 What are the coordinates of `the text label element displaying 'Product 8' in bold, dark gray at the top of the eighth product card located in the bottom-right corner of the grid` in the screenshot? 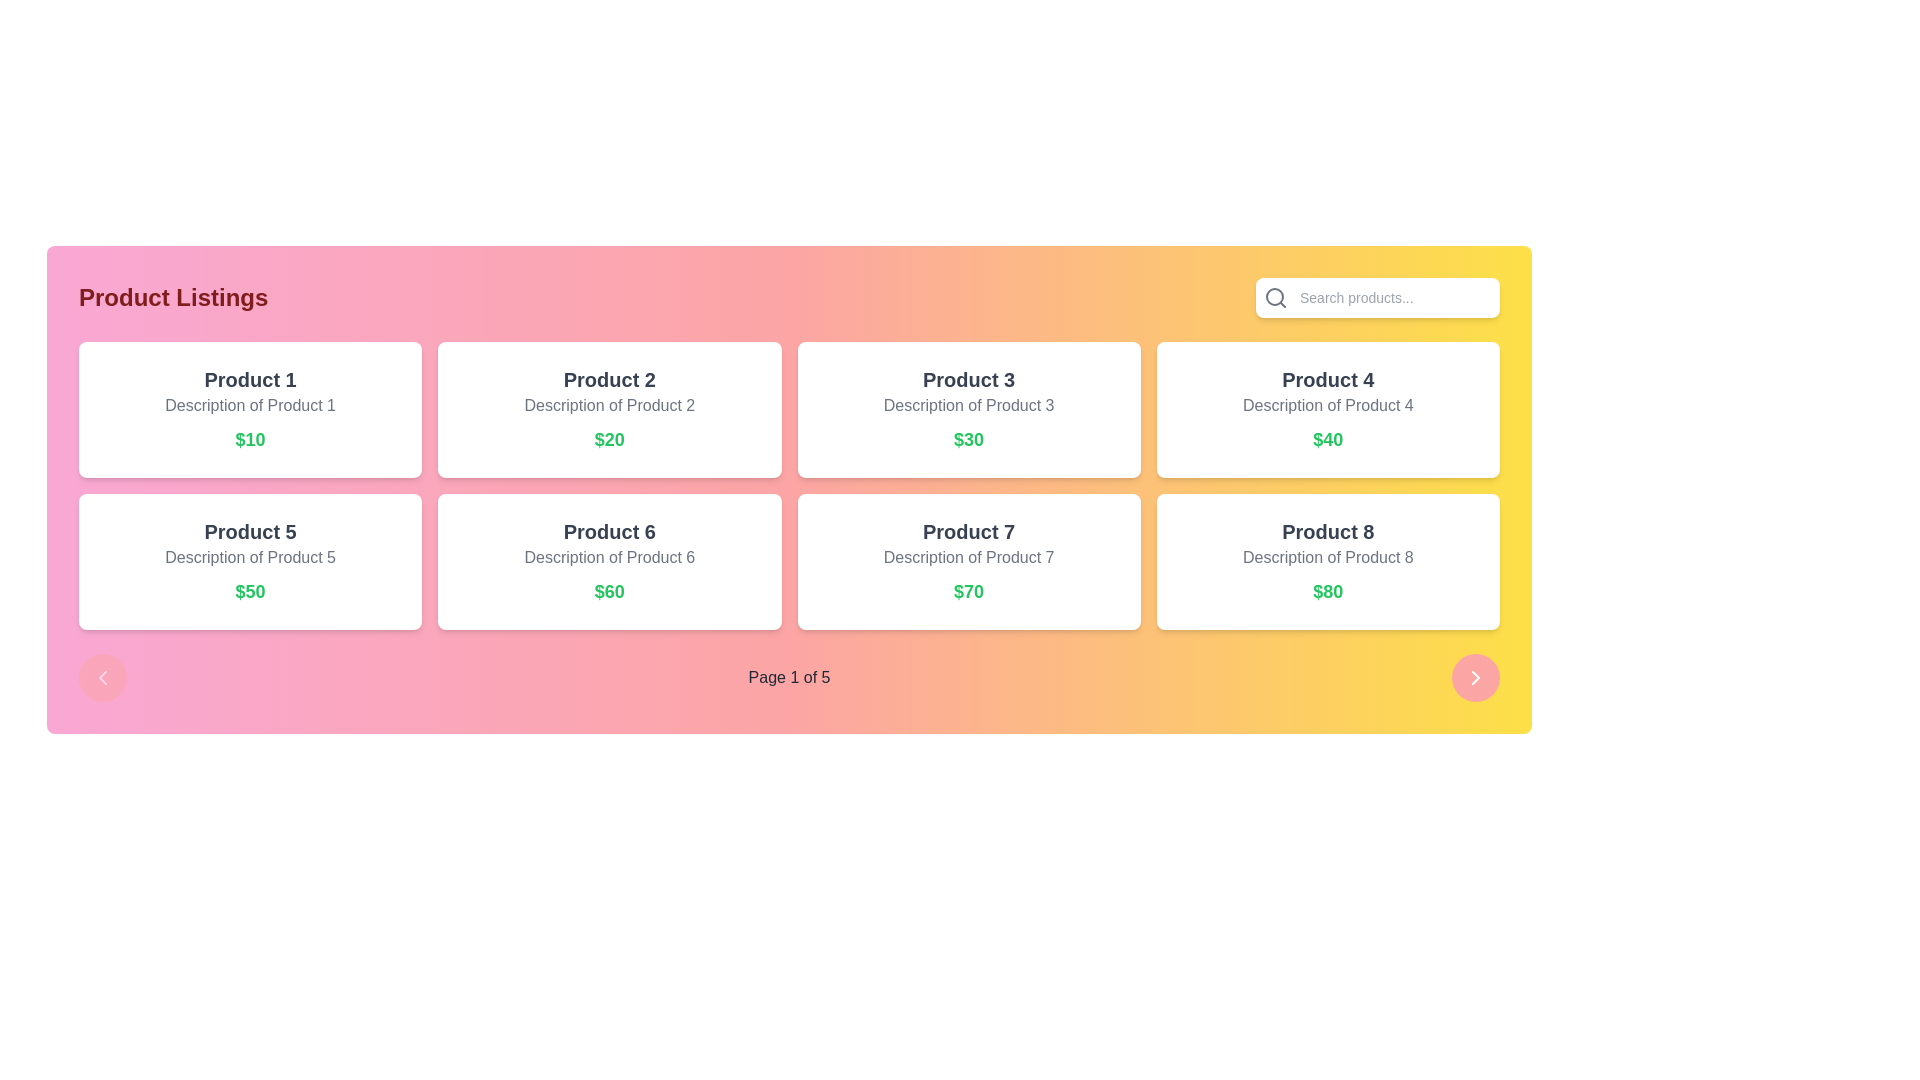 It's located at (1328, 531).